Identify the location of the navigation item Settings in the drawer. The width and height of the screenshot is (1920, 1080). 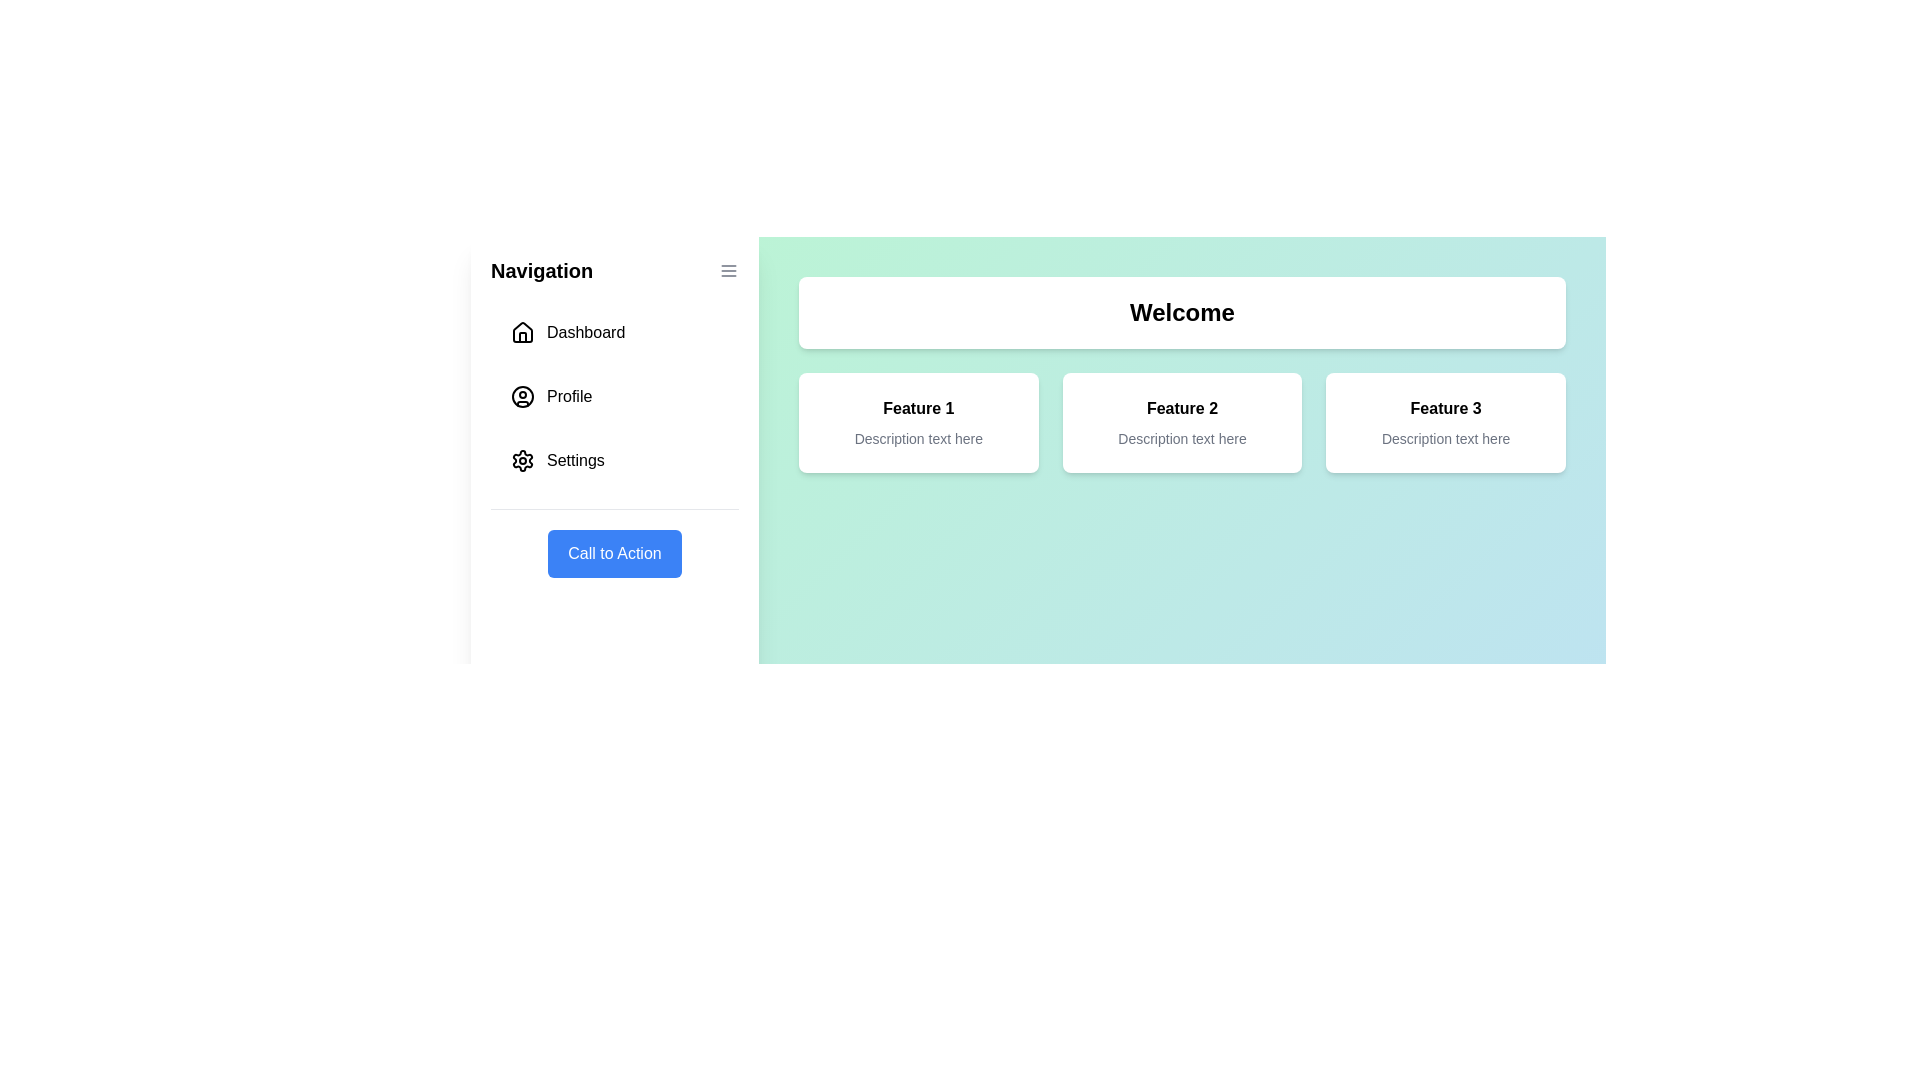
(613, 461).